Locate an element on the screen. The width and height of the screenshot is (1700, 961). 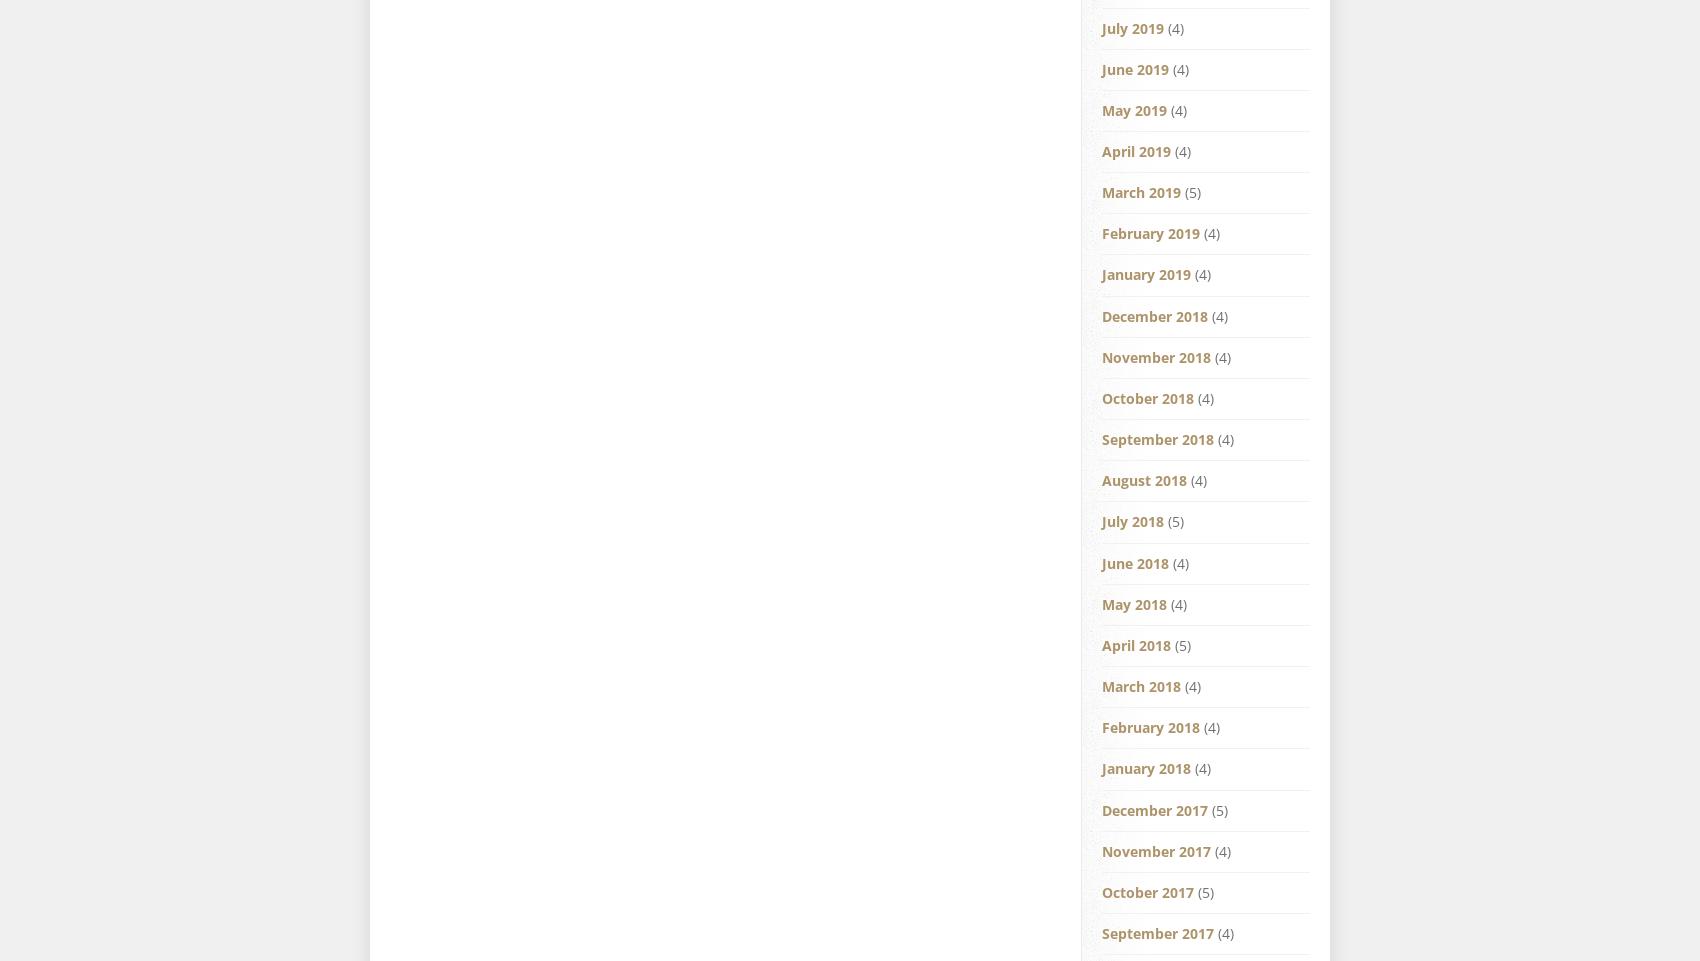
'May 2018' is located at coordinates (1134, 603).